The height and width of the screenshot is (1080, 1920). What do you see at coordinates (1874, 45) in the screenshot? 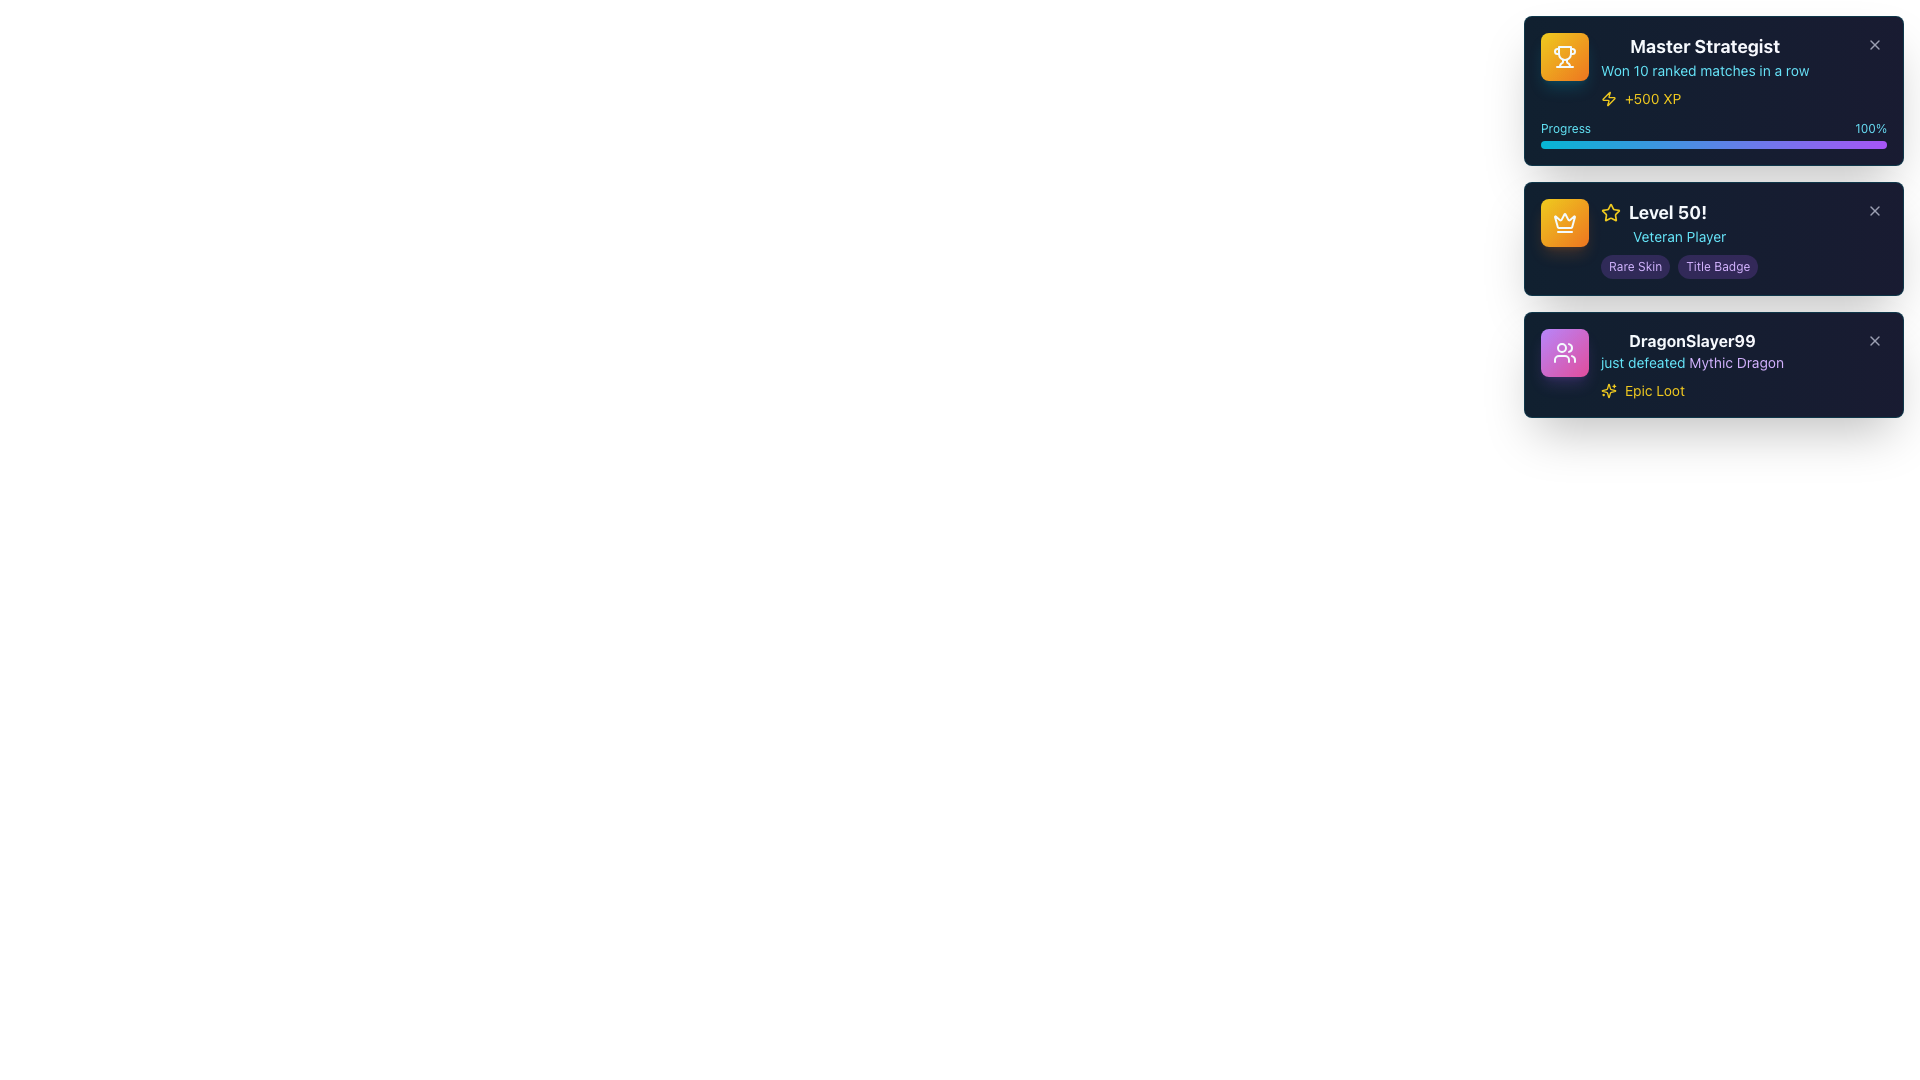
I see `the circular gray button with an 'X' icon located in the top-right corner of the 'Master Strategist' card` at bounding box center [1874, 45].